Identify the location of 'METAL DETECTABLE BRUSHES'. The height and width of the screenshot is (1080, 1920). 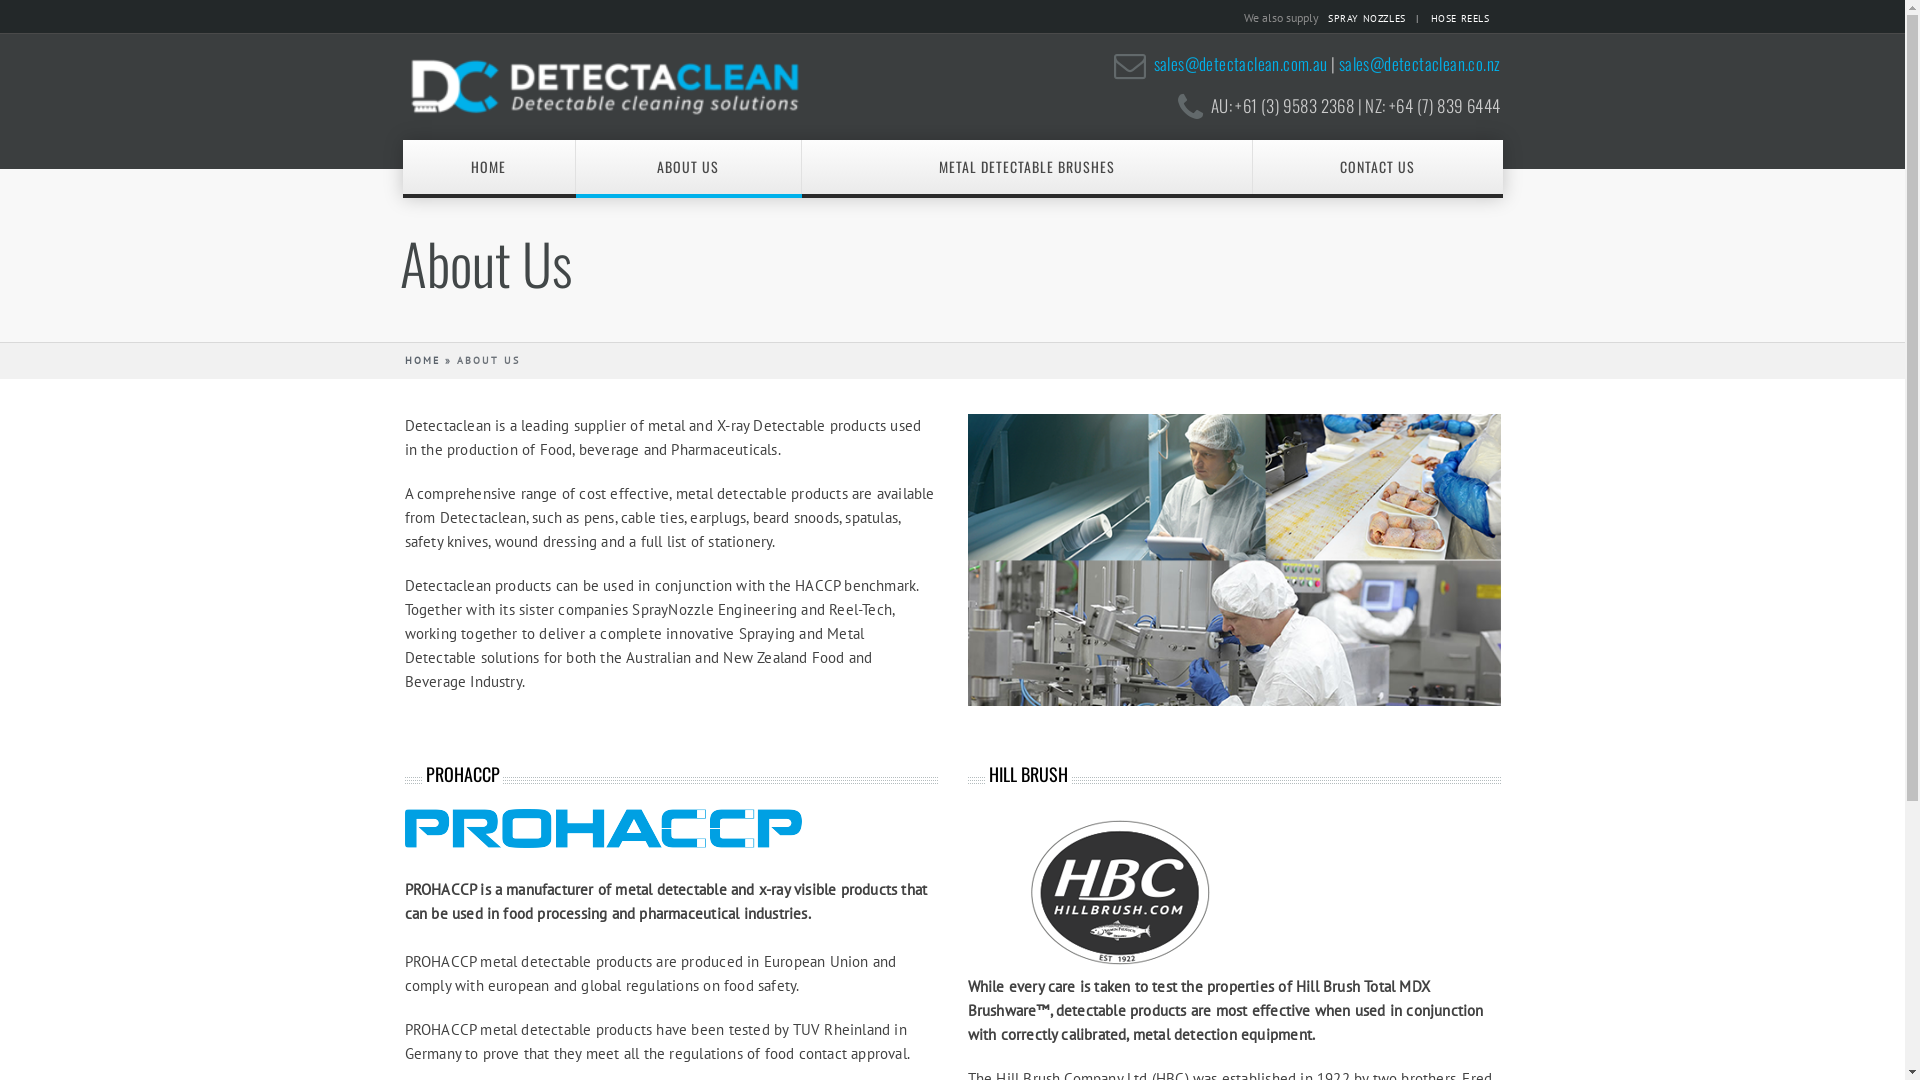
(1027, 165).